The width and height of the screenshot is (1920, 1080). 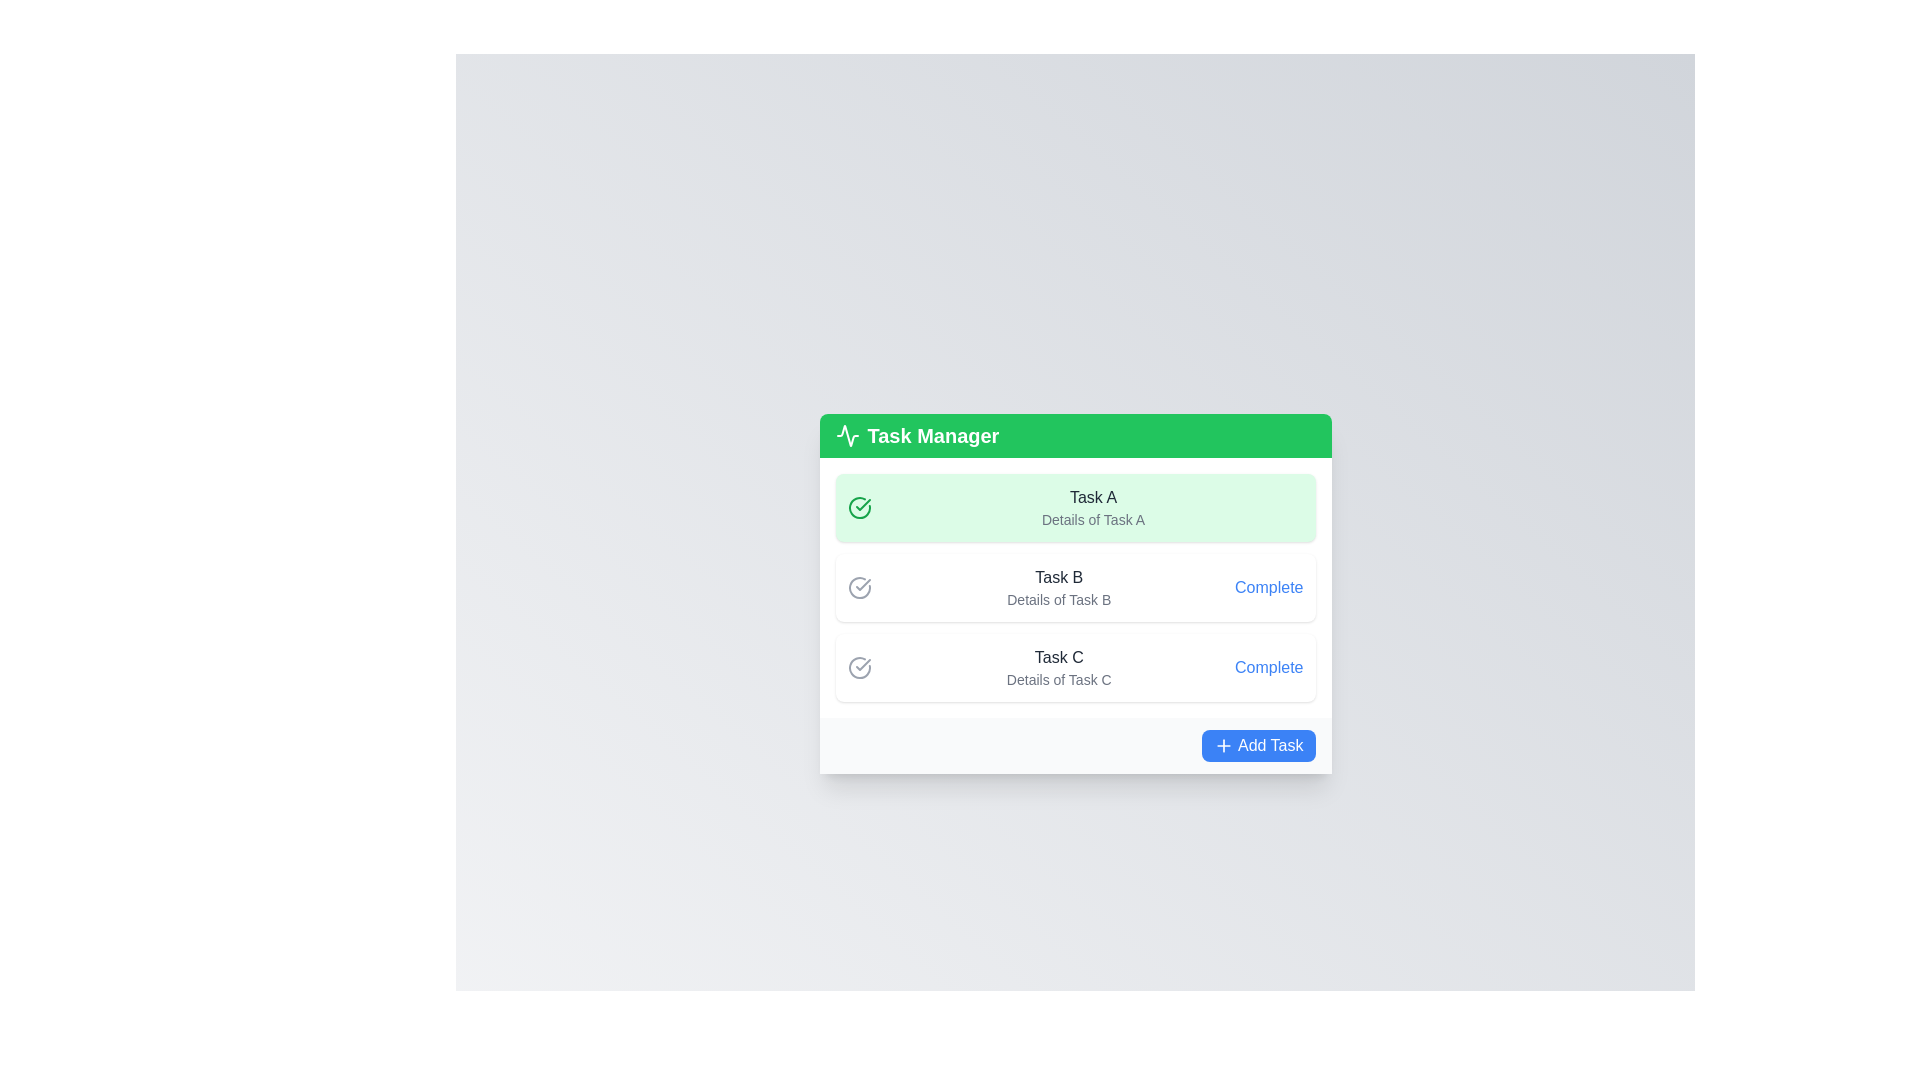 What do you see at coordinates (932, 434) in the screenshot?
I see `text label 'Task Manager' which is styled in bold with a larger font size and is centered horizontally in the green header section` at bounding box center [932, 434].